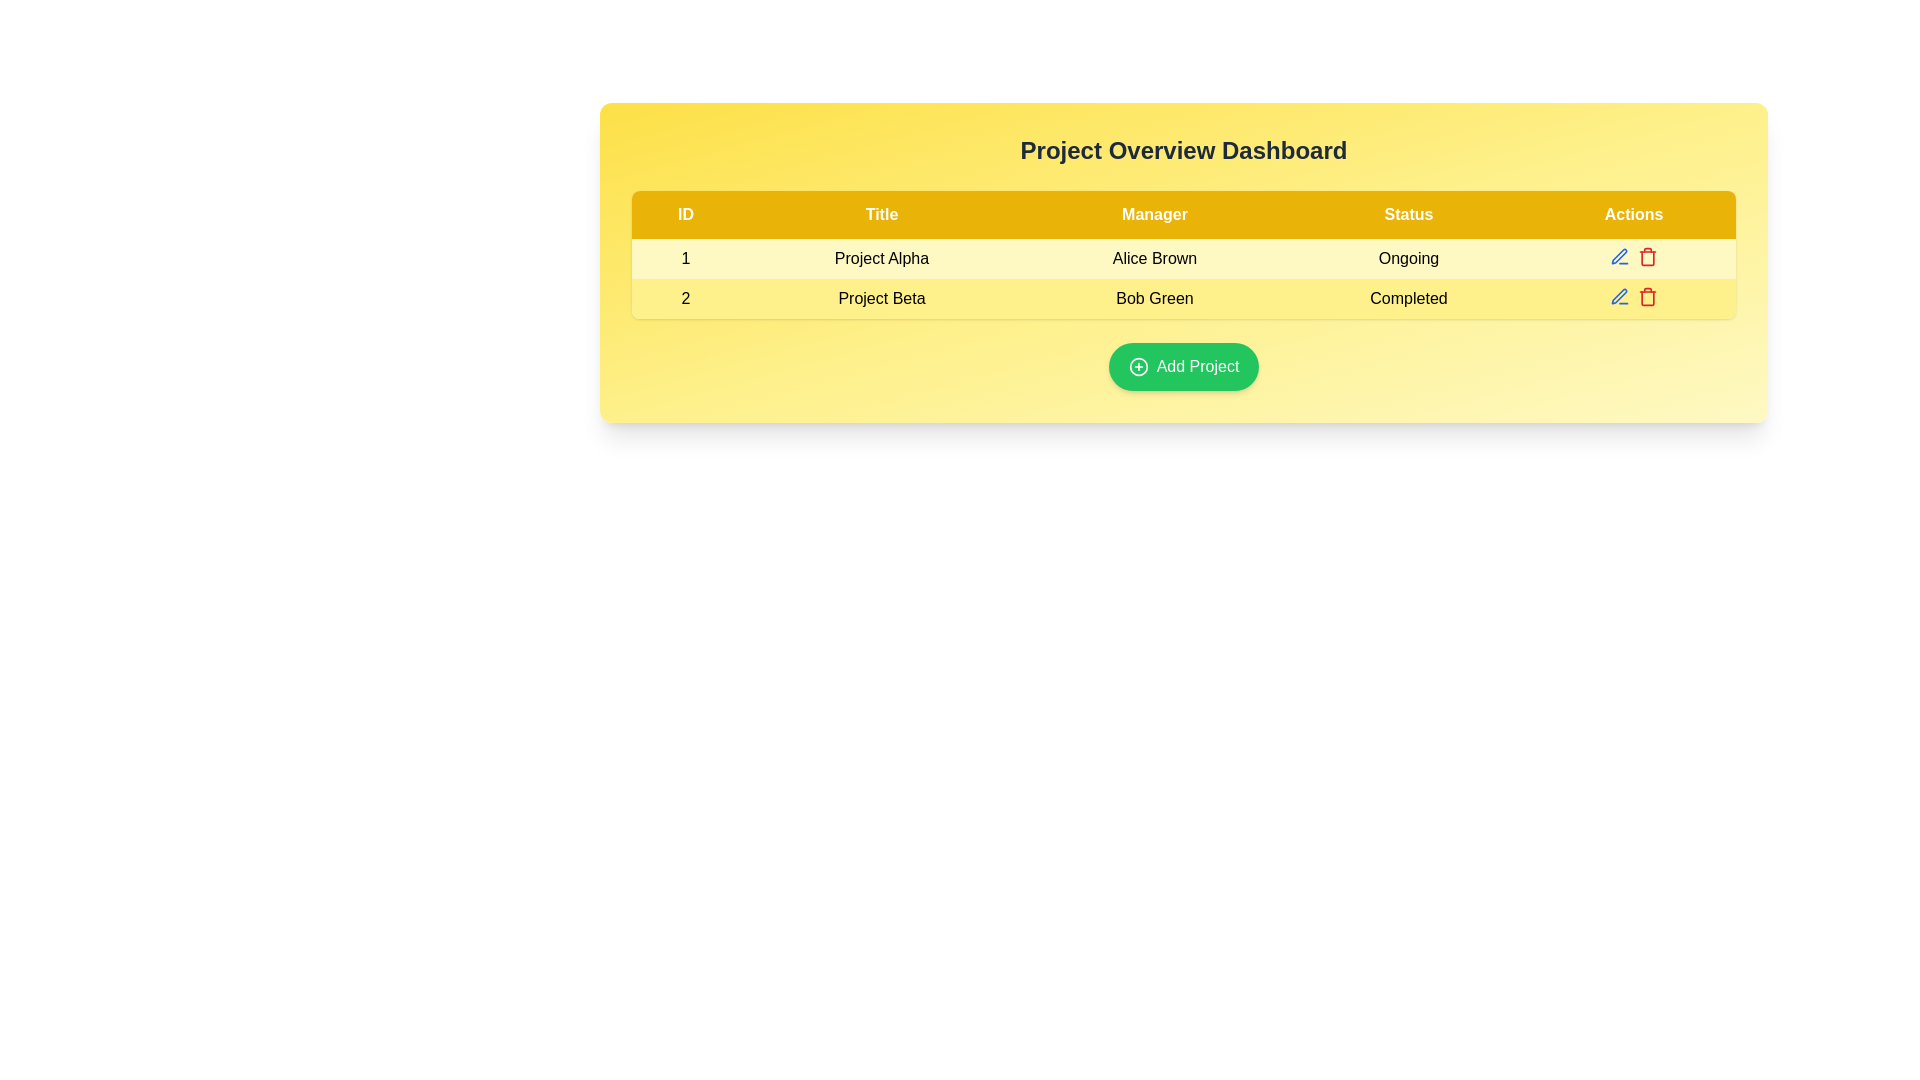 This screenshot has height=1080, width=1920. Describe the element at coordinates (686, 257) in the screenshot. I see `identifying number from the first cell of the row for 'Project Alpha', managed by 'Alice Brown', located in the 'ID' column of the table` at that location.